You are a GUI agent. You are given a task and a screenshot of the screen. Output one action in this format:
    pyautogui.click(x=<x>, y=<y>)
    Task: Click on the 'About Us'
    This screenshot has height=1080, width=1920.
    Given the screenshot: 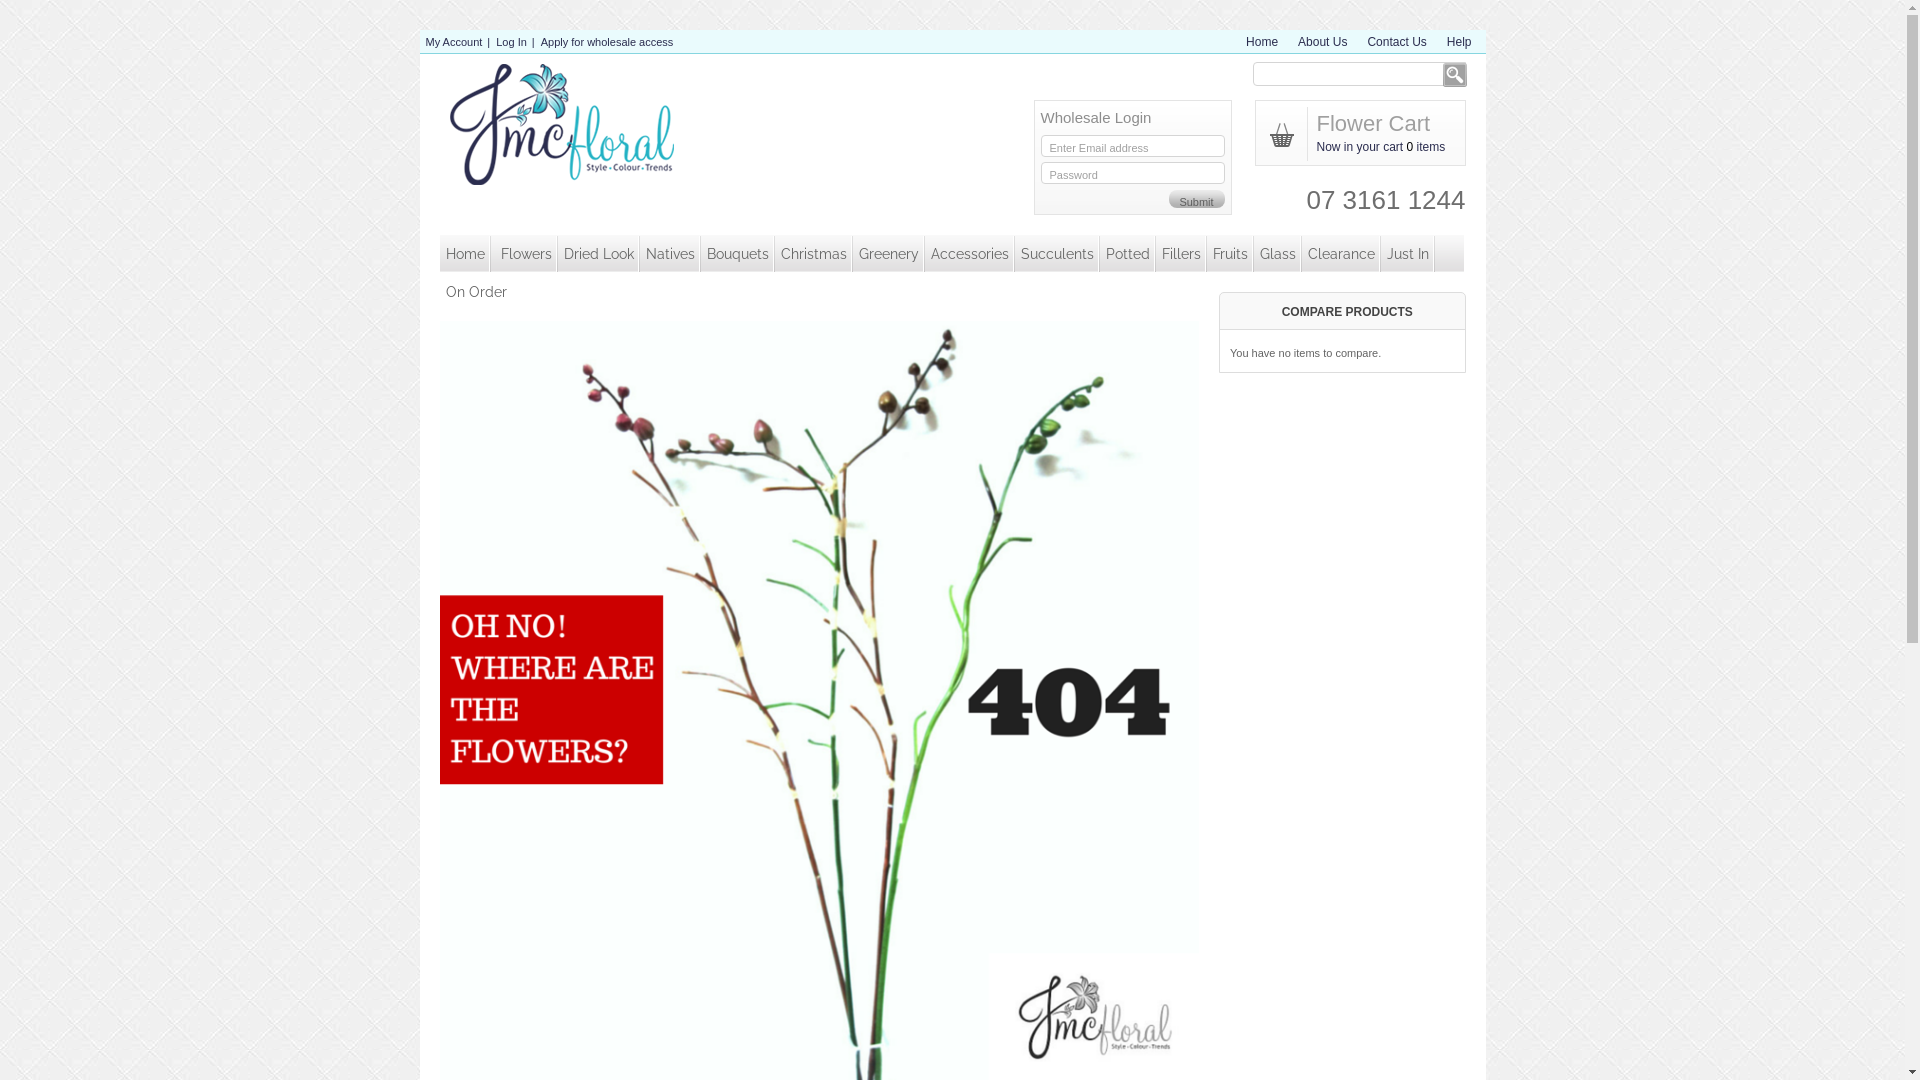 What is the action you would take?
    pyautogui.click(x=1329, y=42)
    